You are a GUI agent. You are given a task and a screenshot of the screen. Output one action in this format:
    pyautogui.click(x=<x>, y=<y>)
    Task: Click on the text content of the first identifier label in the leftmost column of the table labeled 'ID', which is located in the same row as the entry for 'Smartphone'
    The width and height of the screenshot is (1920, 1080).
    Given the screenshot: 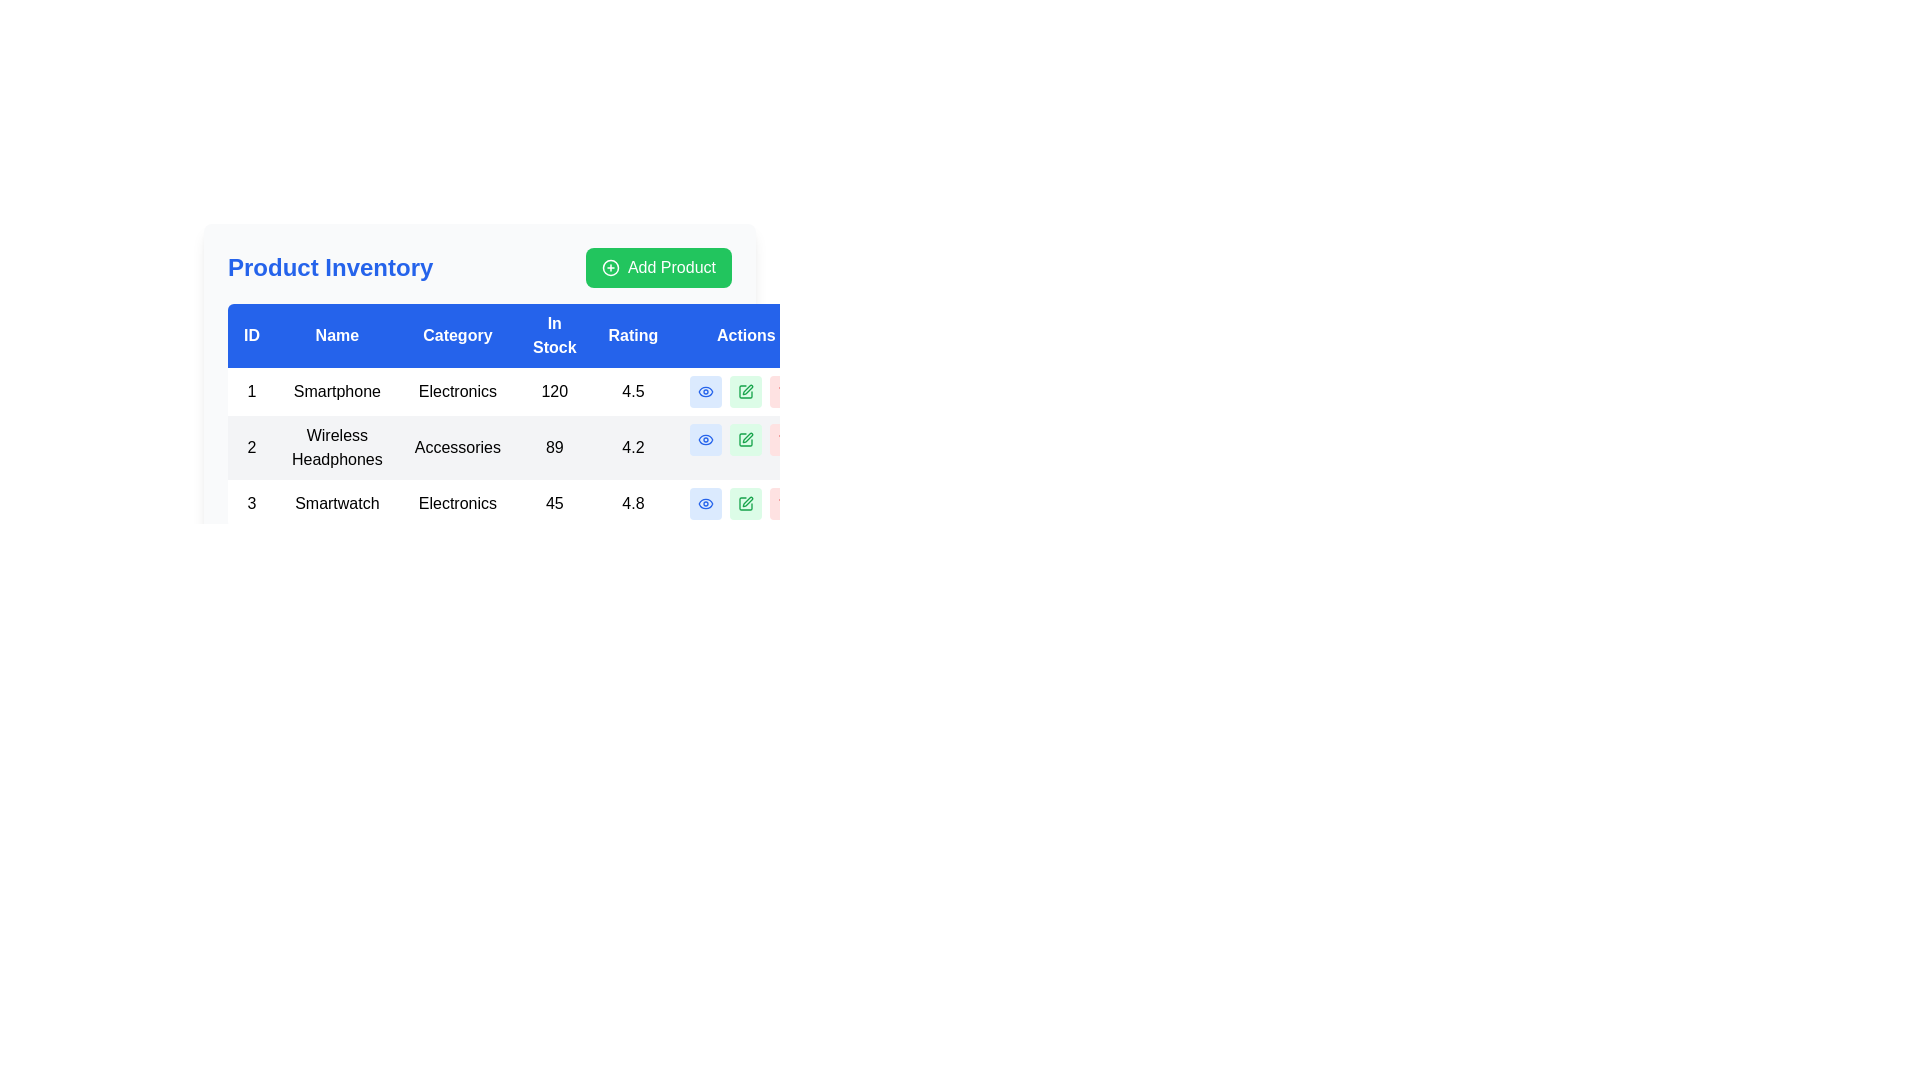 What is the action you would take?
    pyautogui.click(x=251, y=392)
    